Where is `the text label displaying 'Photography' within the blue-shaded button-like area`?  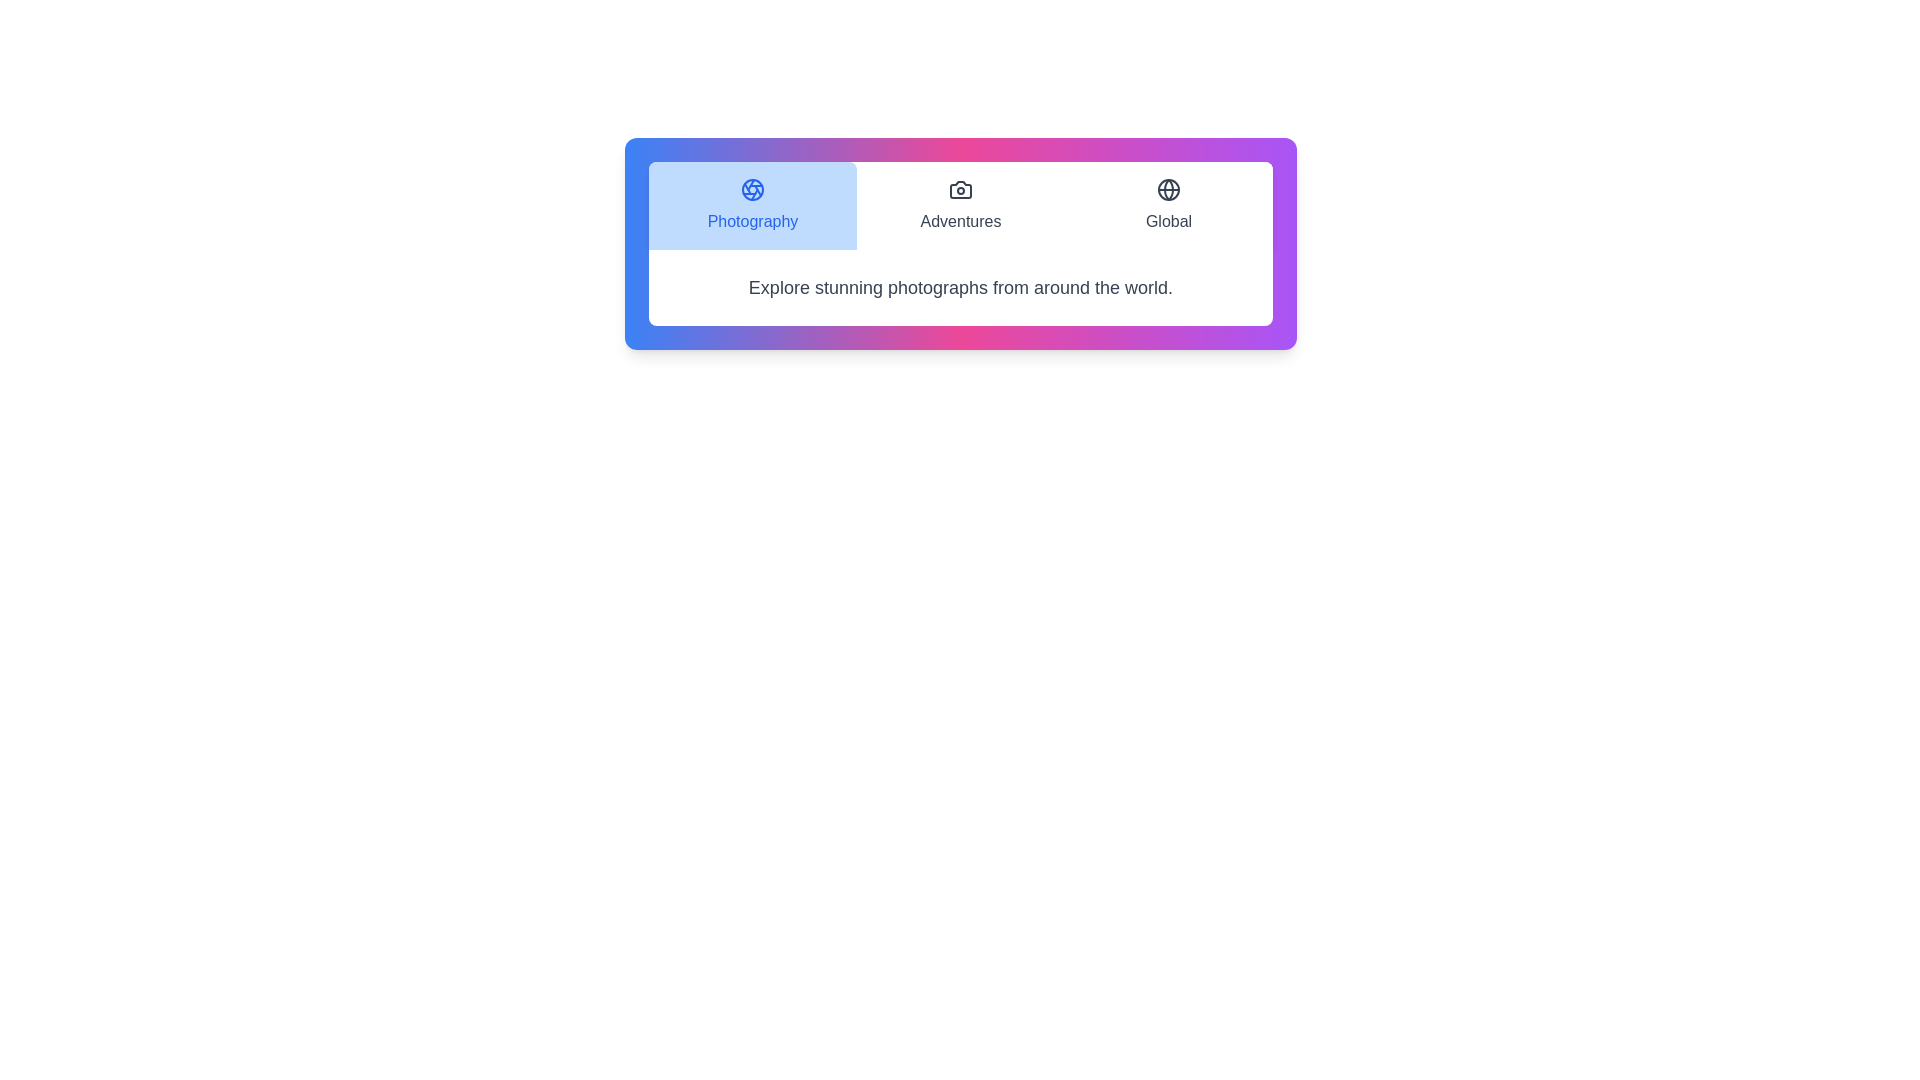 the text label displaying 'Photography' within the blue-shaded button-like area is located at coordinates (752, 222).